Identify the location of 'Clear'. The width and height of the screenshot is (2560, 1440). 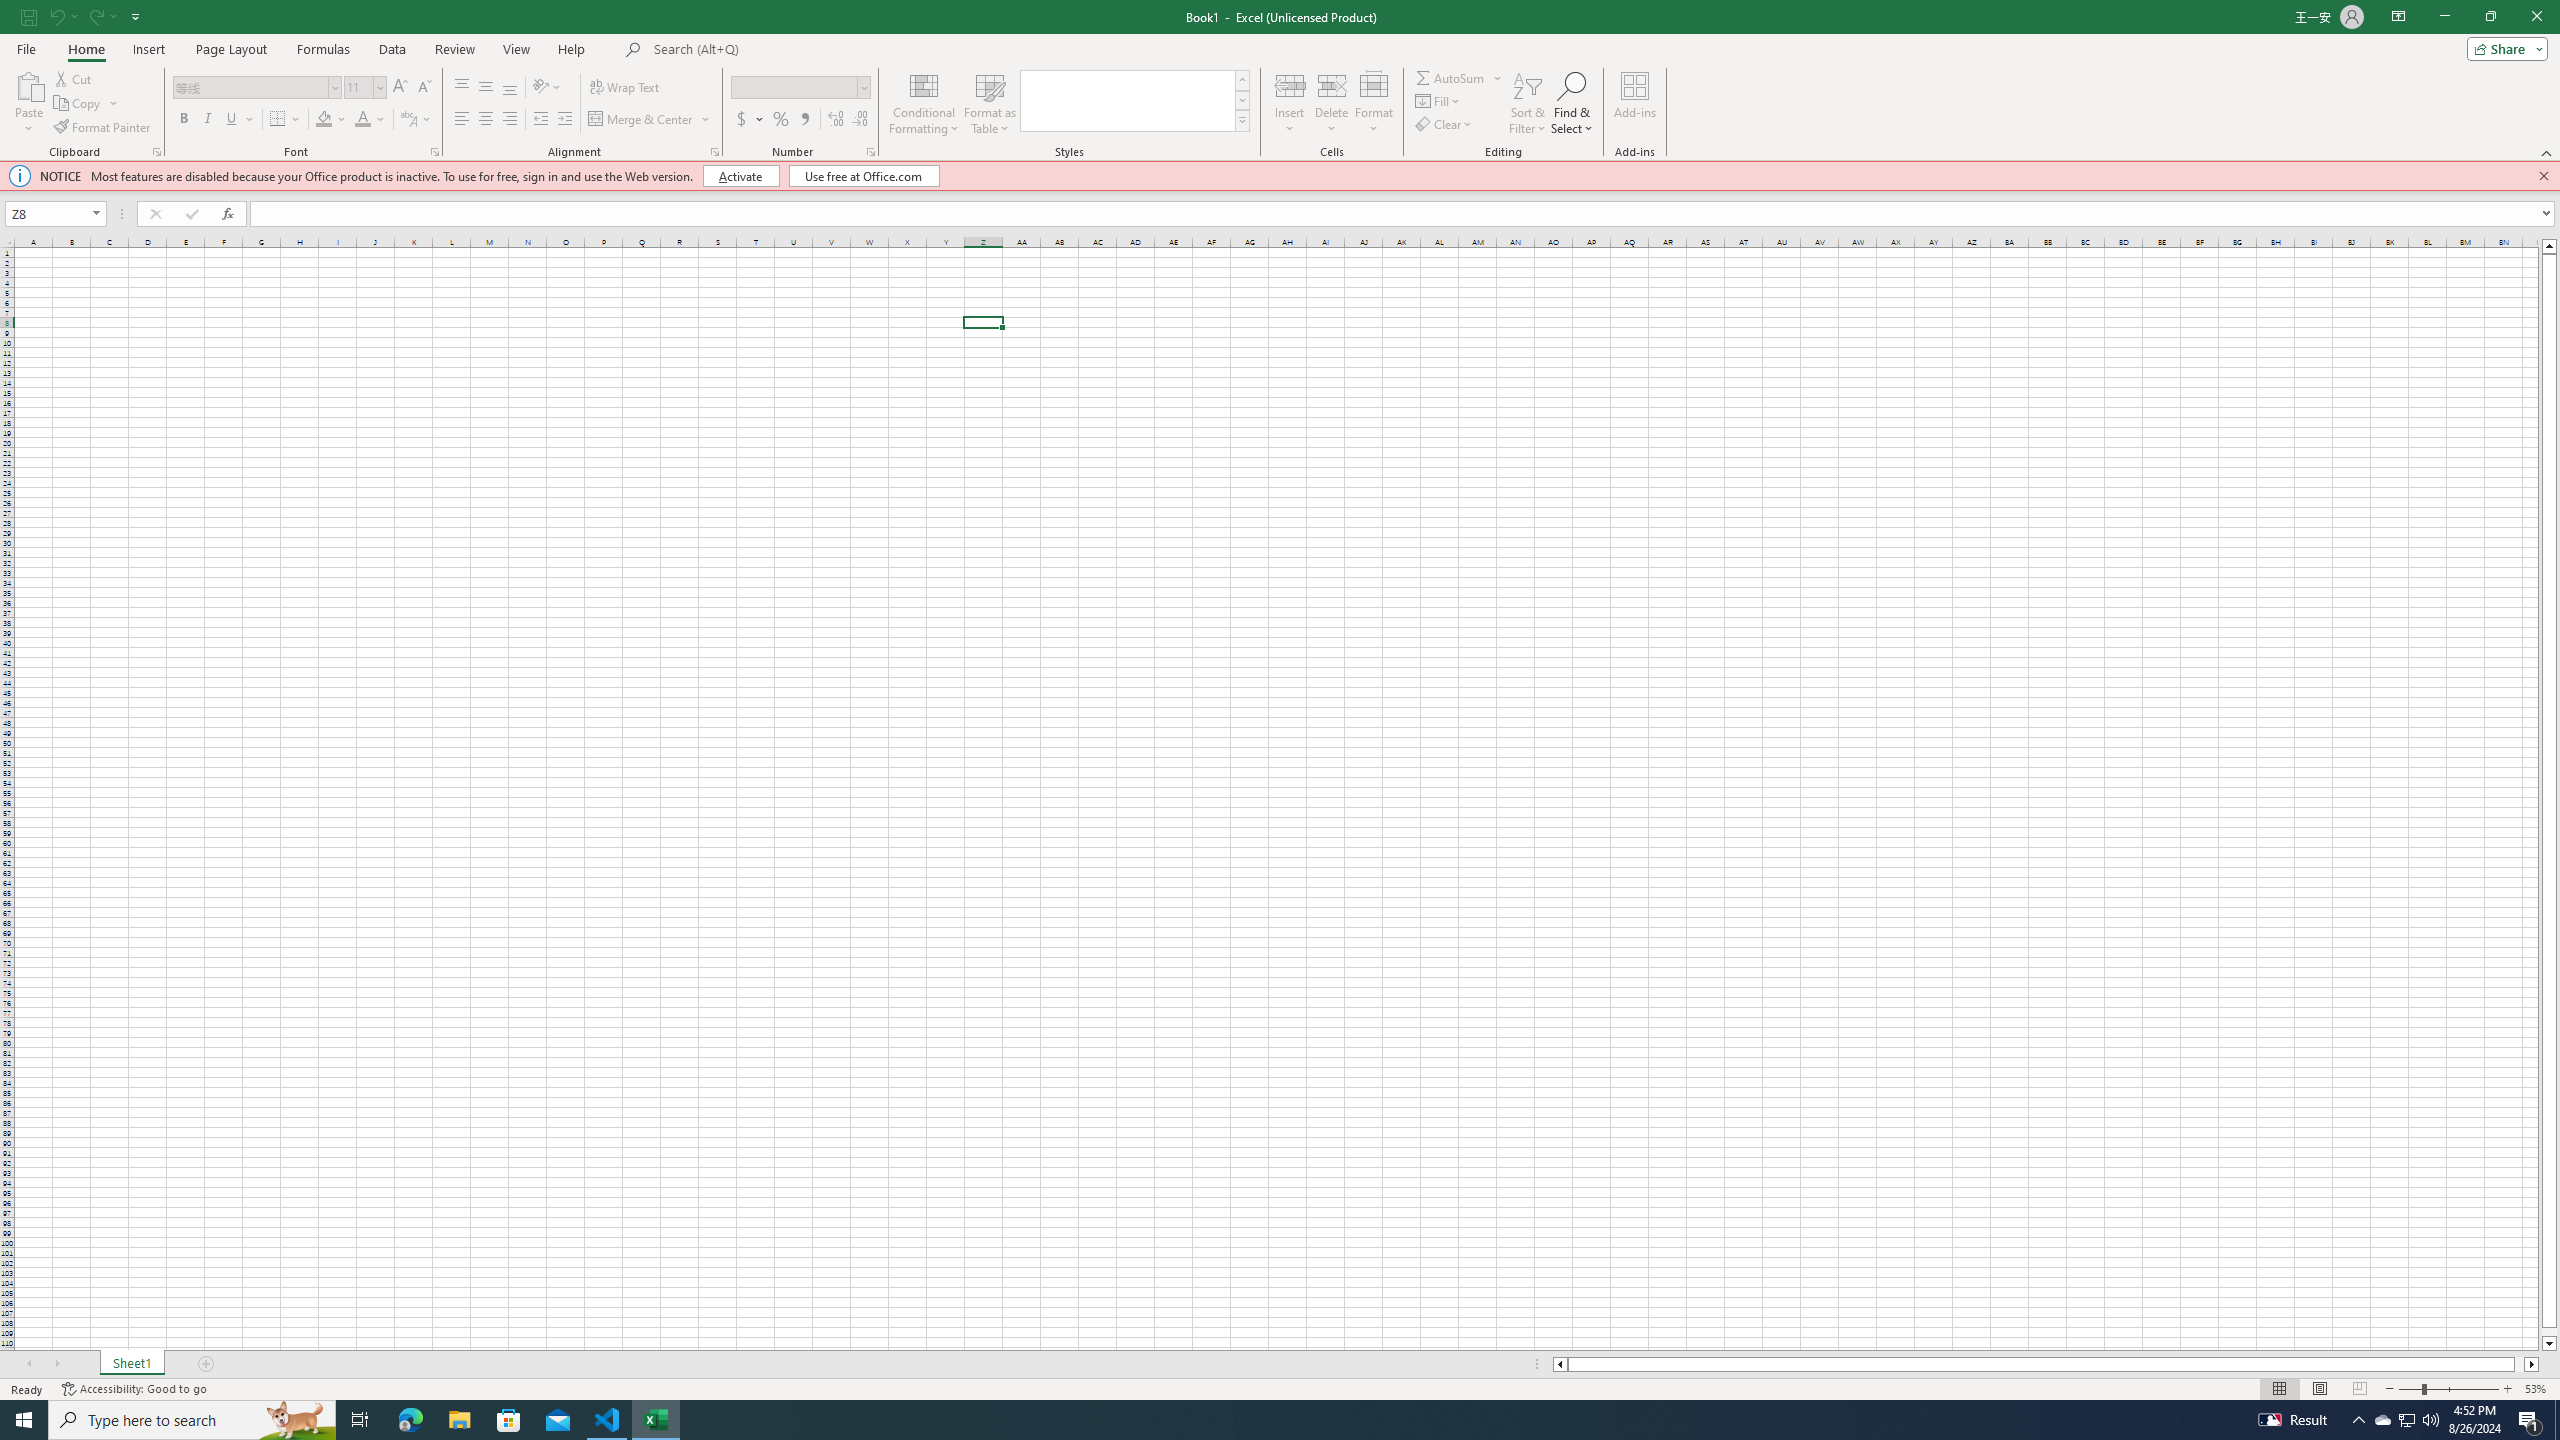
(1446, 122).